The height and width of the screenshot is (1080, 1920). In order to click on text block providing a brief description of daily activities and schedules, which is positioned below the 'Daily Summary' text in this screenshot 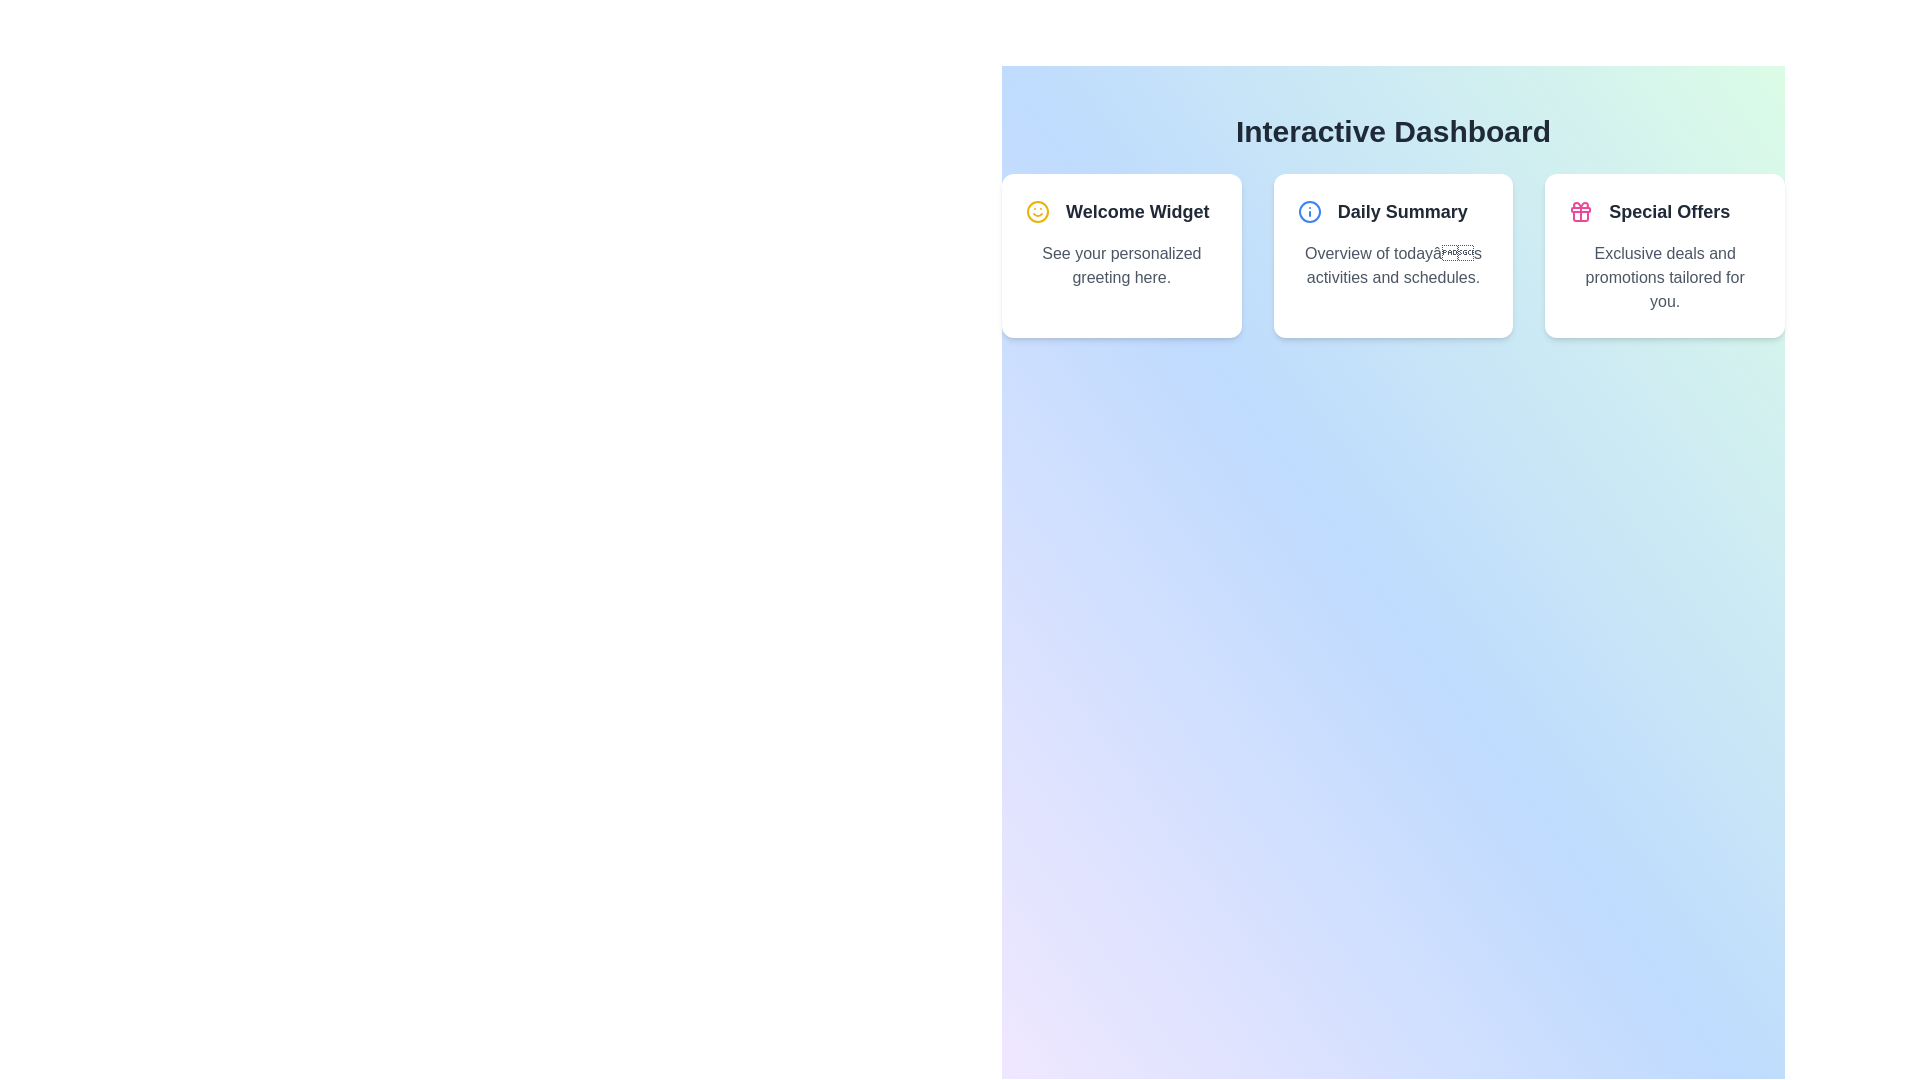, I will do `click(1392, 265)`.